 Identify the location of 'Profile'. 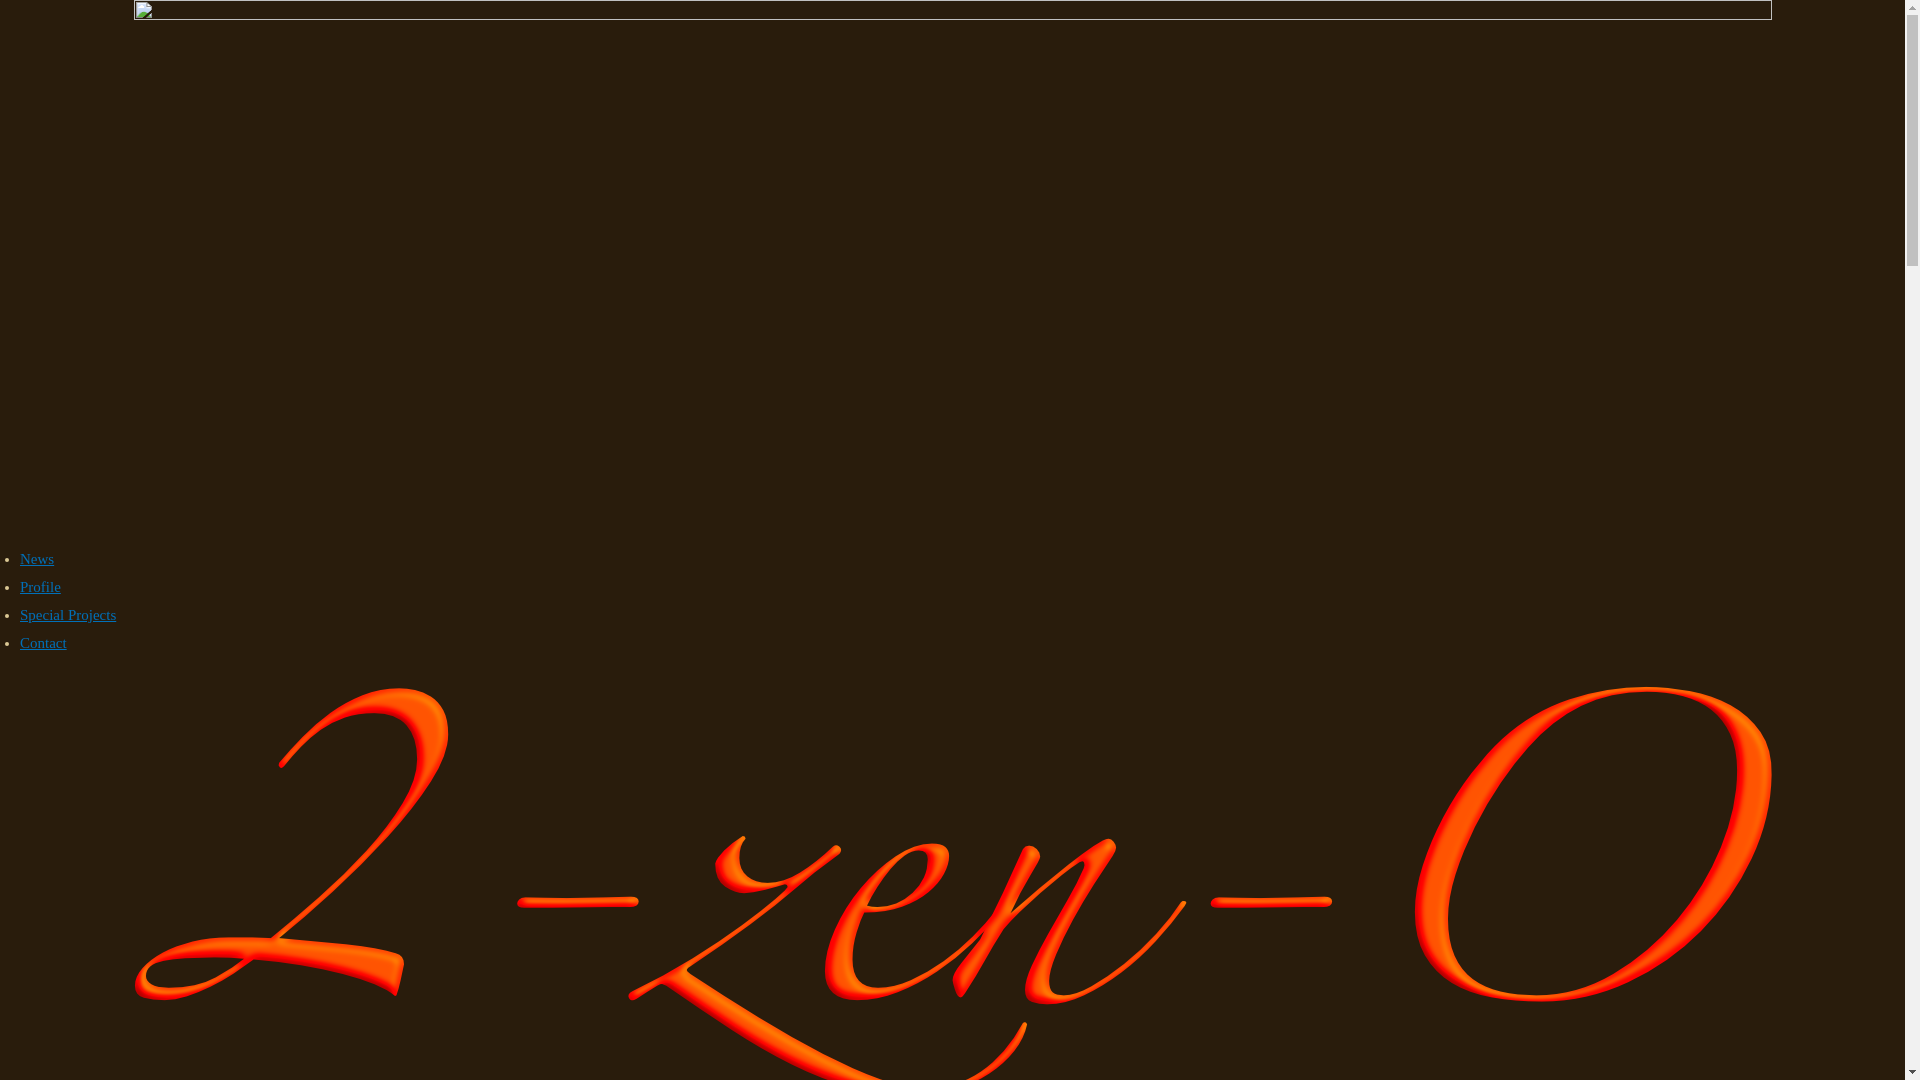
(19, 585).